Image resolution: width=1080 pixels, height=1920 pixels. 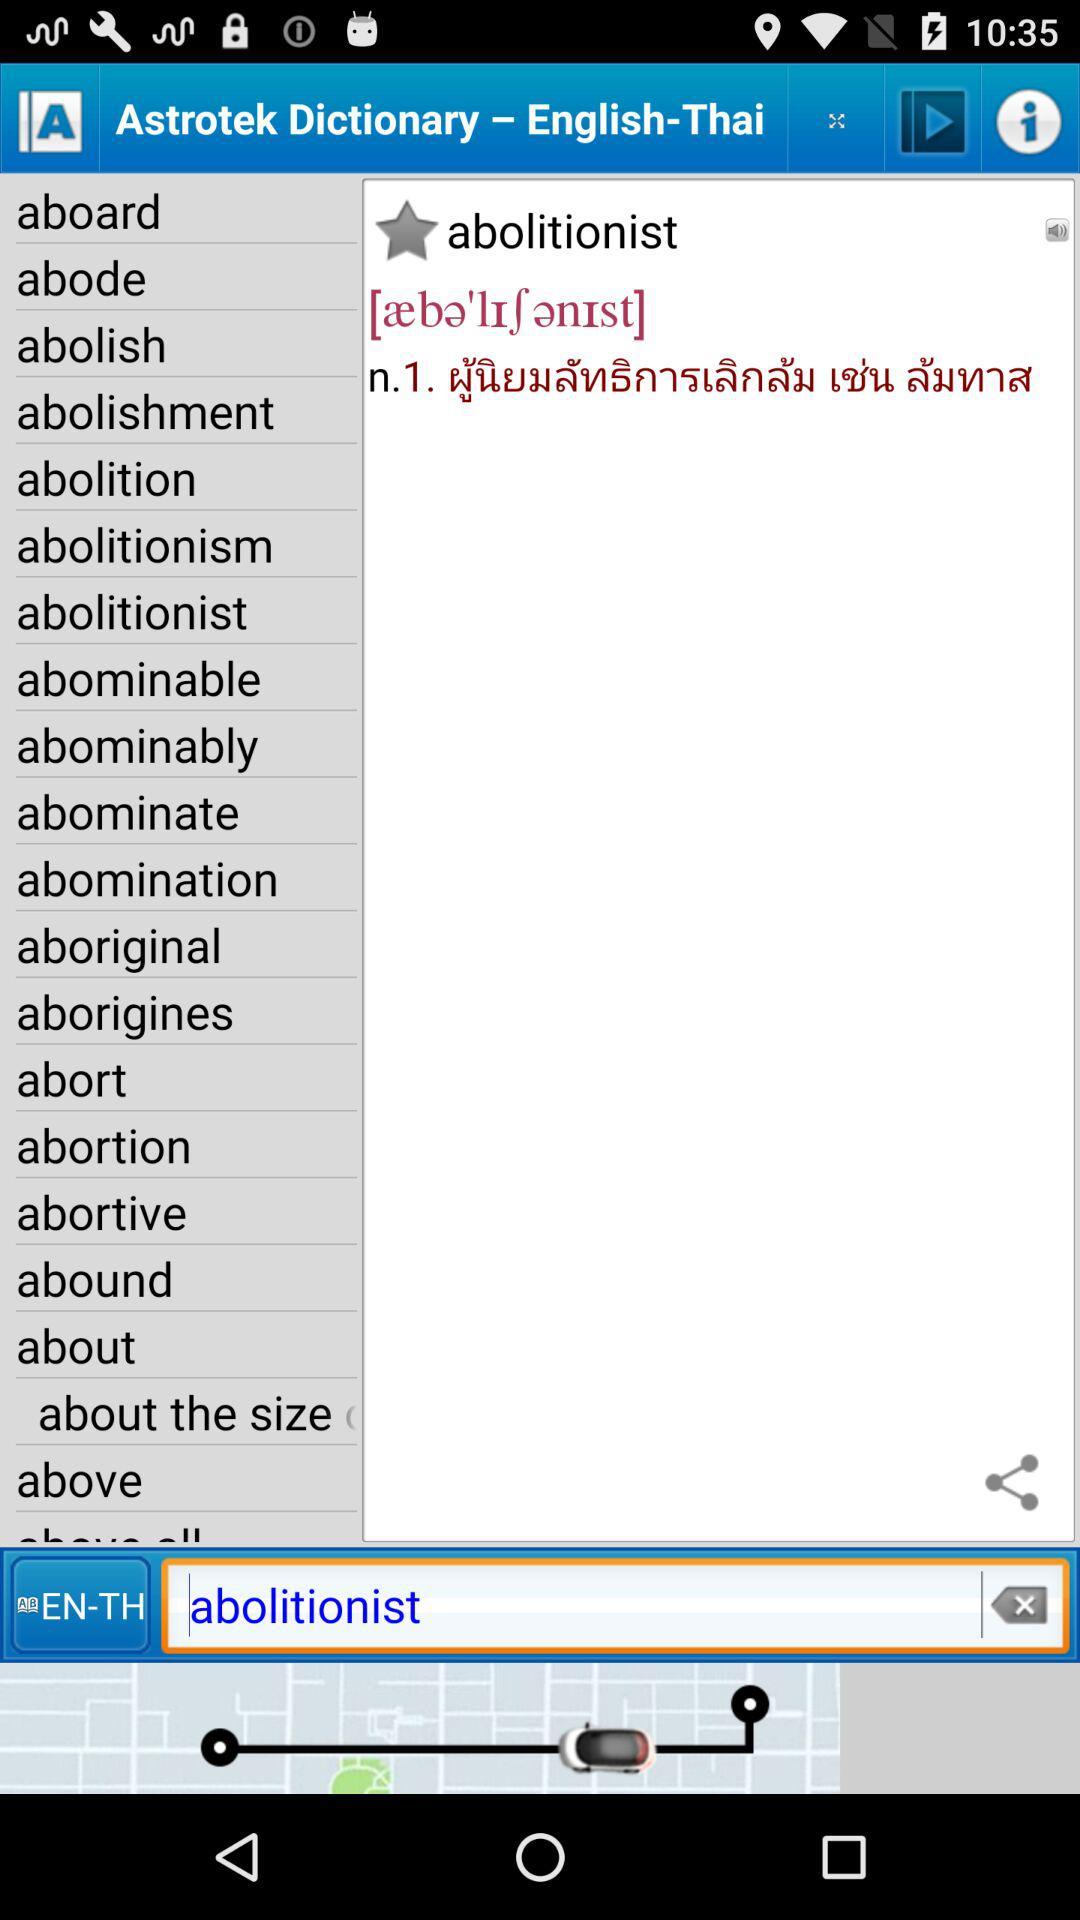 I want to click on get info about the app, so click(x=1029, y=117).